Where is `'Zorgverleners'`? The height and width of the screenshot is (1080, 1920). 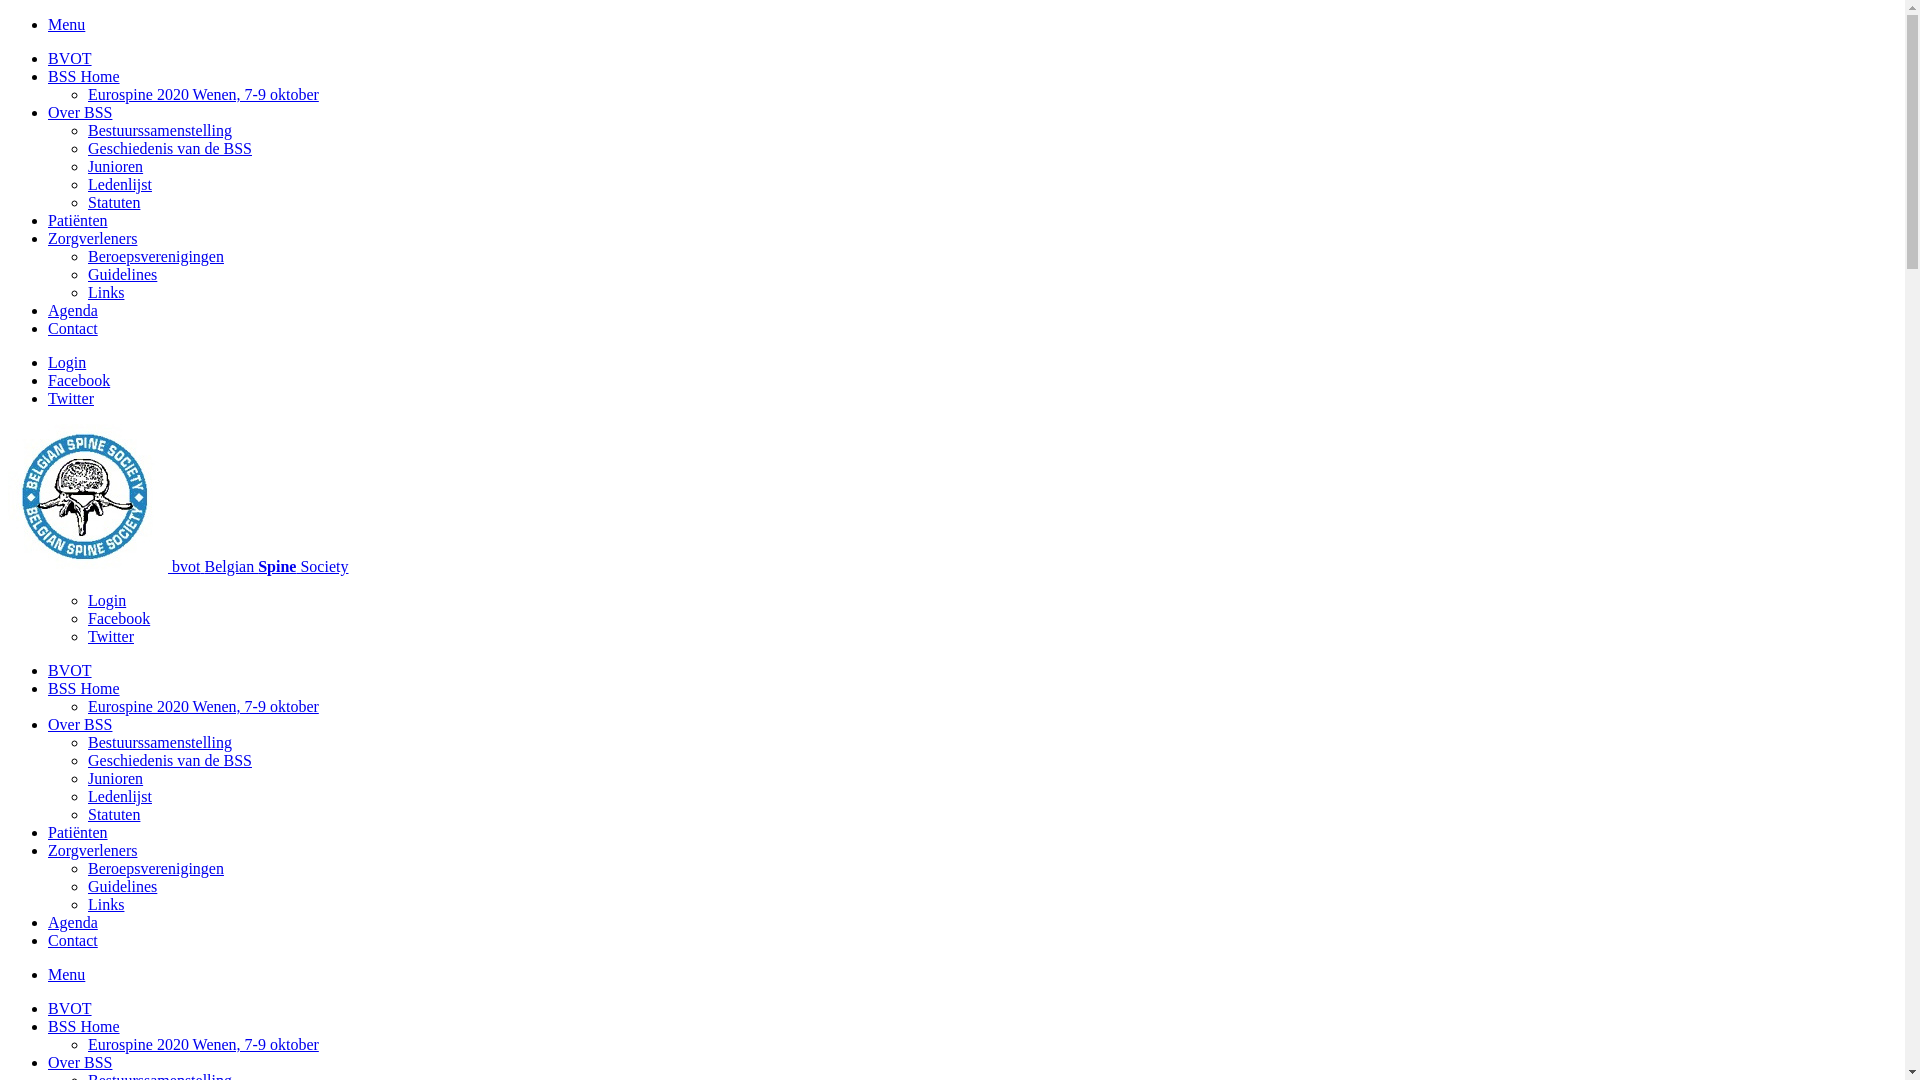
'Zorgverleners' is located at coordinates (91, 237).